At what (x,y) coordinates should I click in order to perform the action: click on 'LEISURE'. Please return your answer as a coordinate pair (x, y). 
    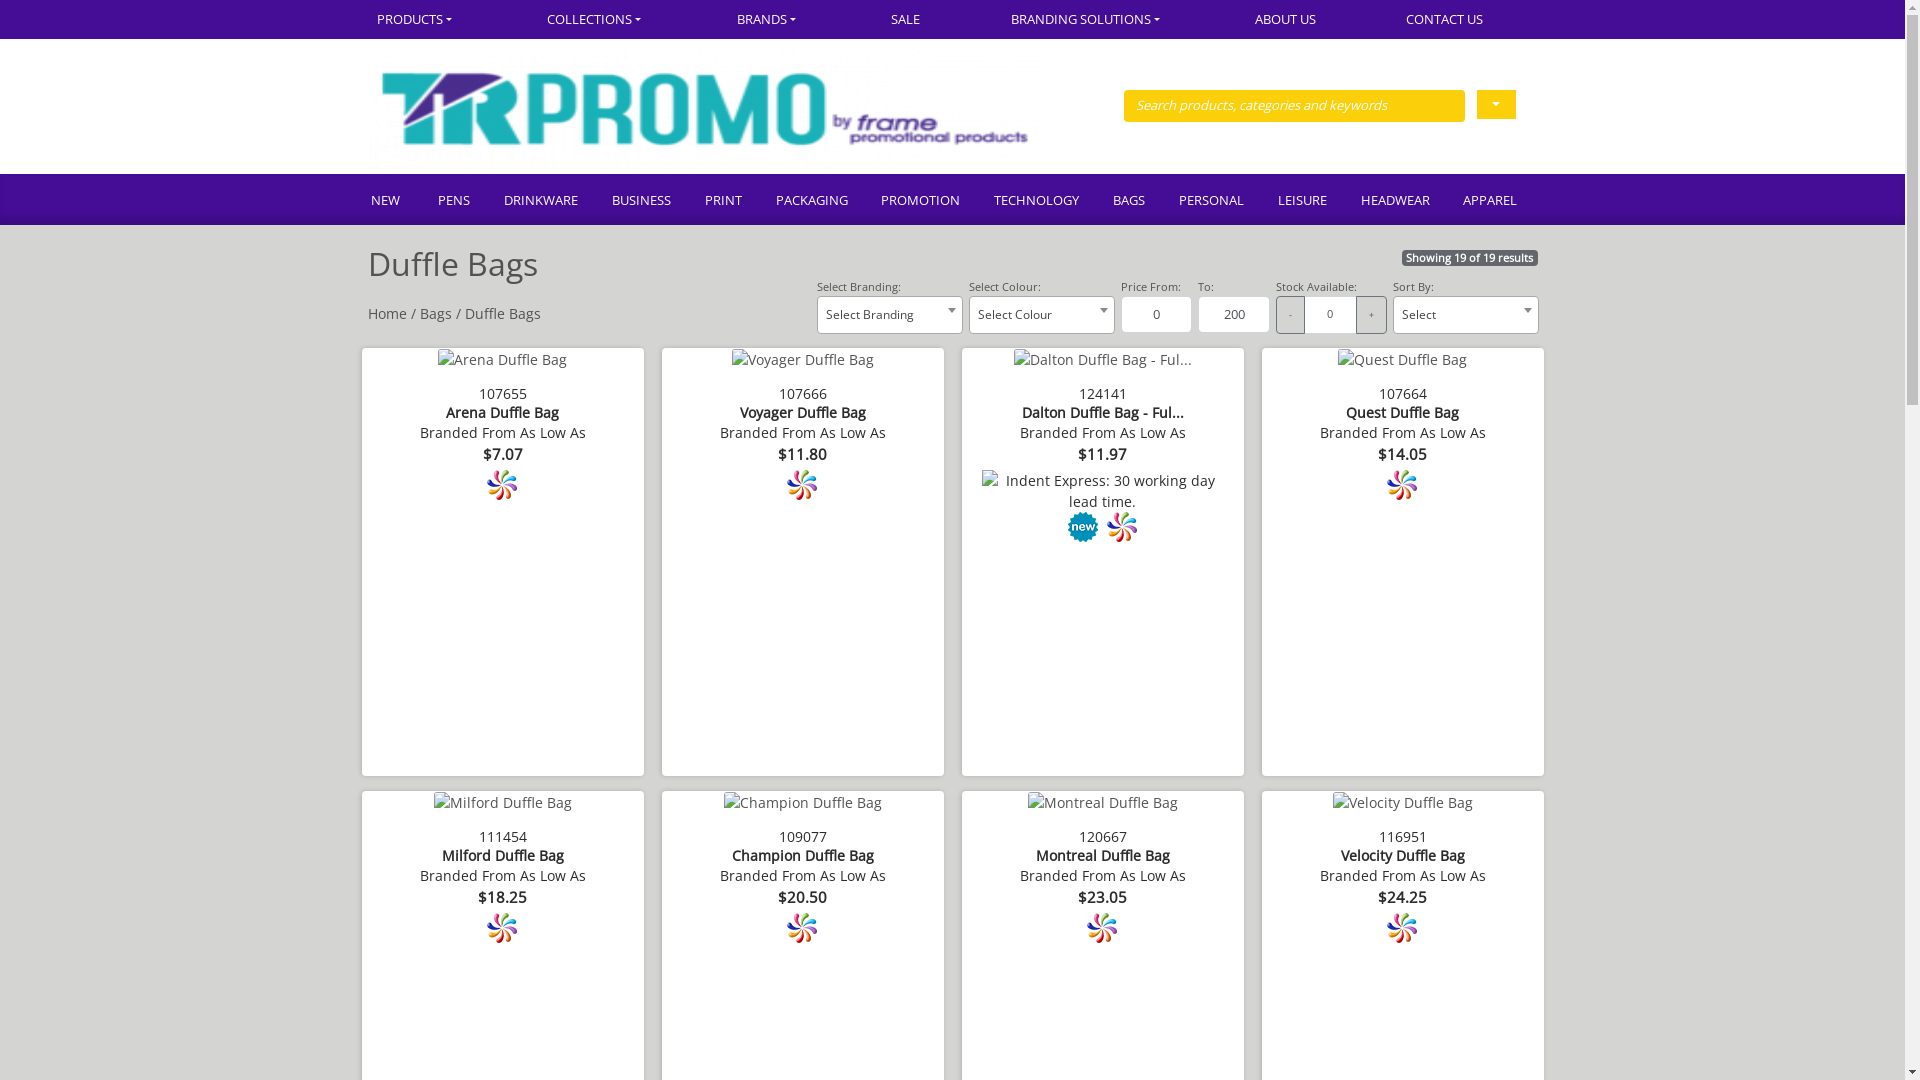
    Looking at the image, I should click on (1301, 201).